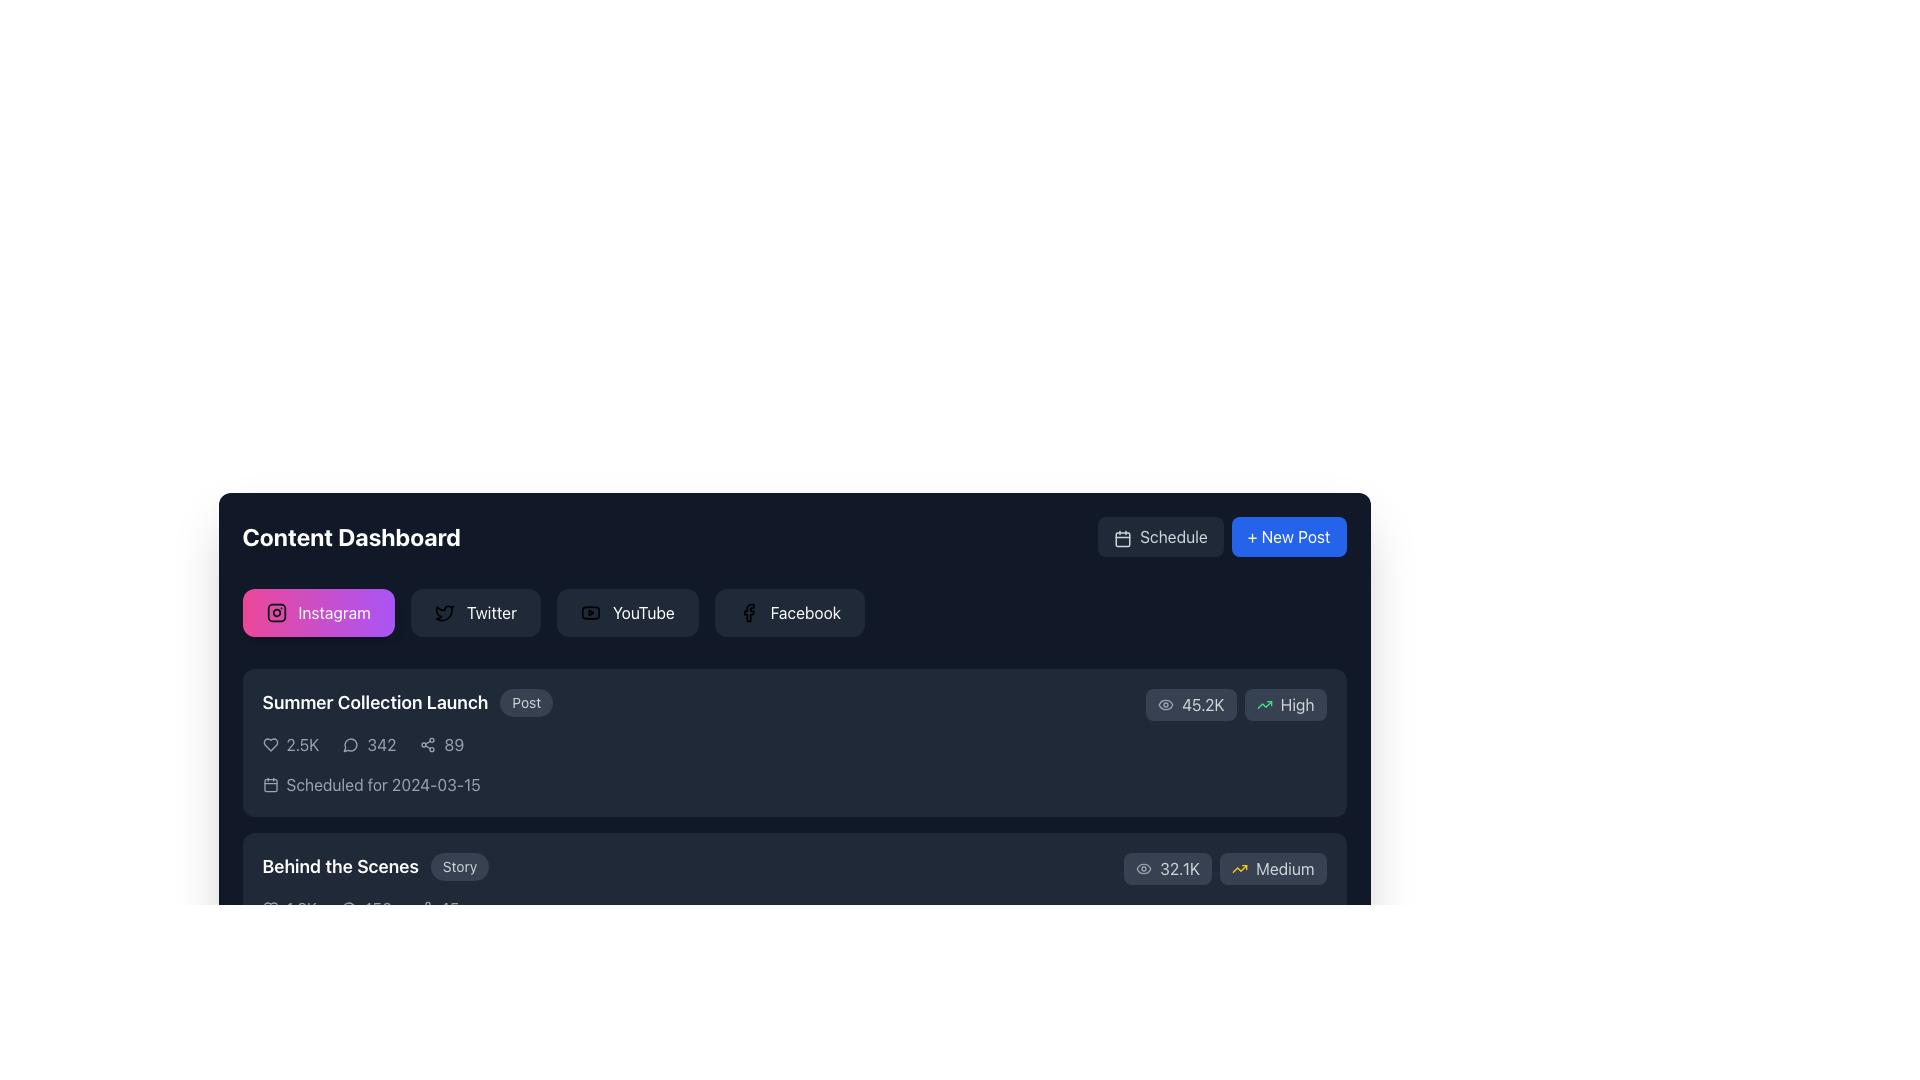 Image resolution: width=1920 pixels, height=1080 pixels. Describe the element at coordinates (448, 909) in the screenshot. I see `the static text label that serves as a counter, located to the right of several graphical components in the same row` at that location.